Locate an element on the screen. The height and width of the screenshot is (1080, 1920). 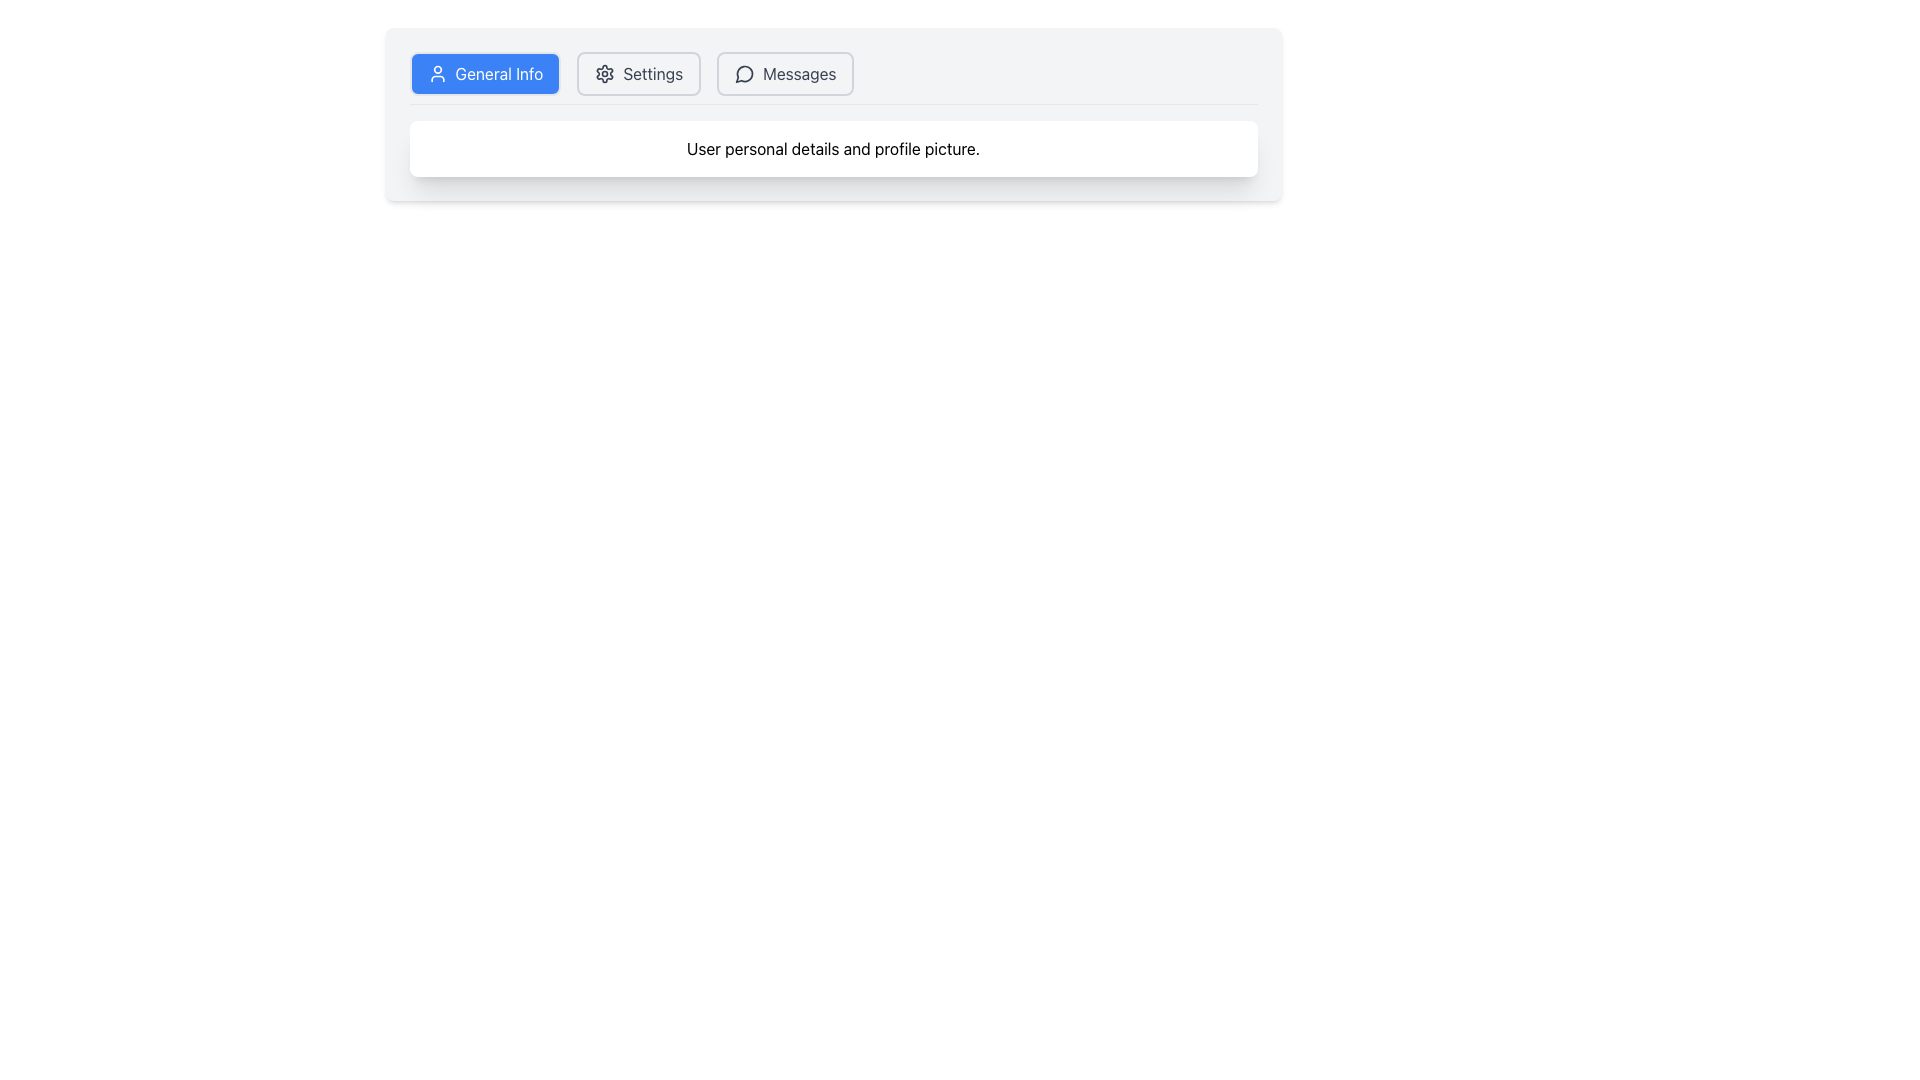
the 'Settings' button located is located at coordinates (637, 72).